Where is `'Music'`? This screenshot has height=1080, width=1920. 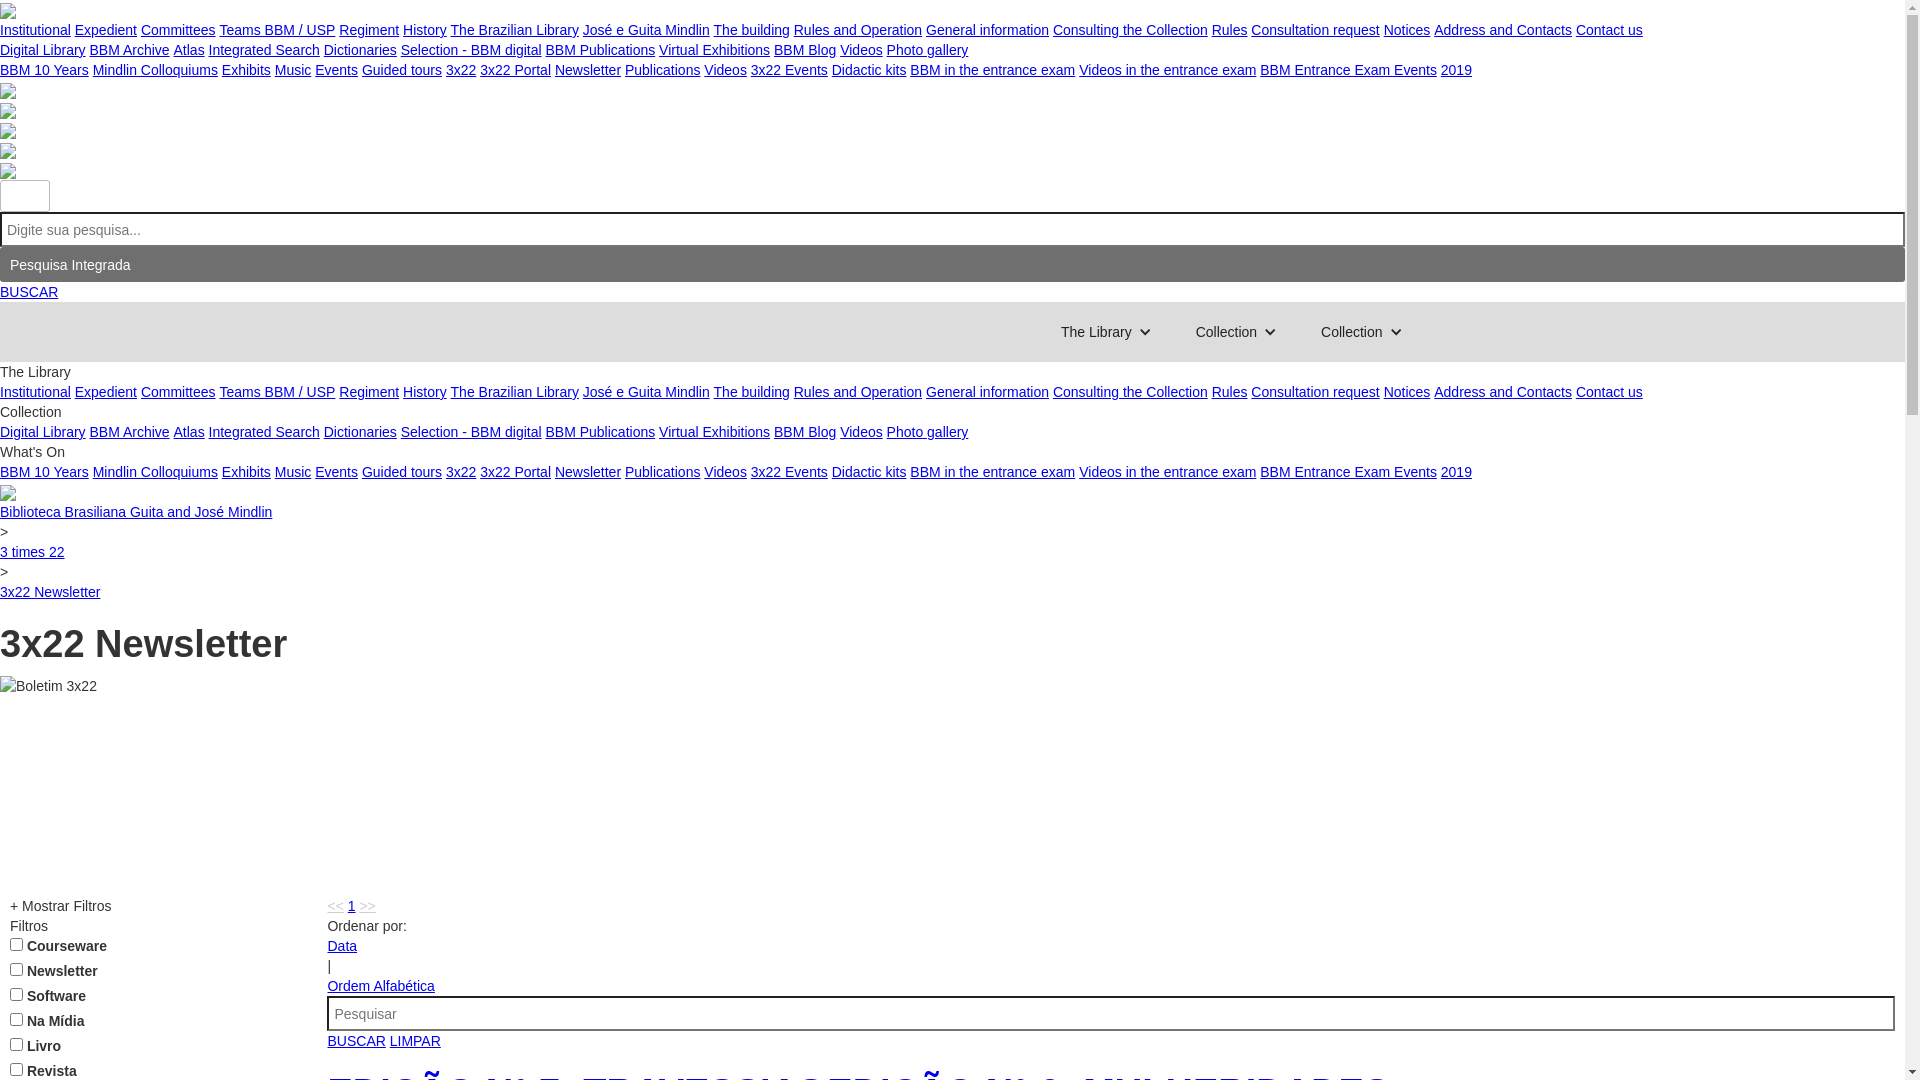
'Music' is located at coordinates (292, 68).